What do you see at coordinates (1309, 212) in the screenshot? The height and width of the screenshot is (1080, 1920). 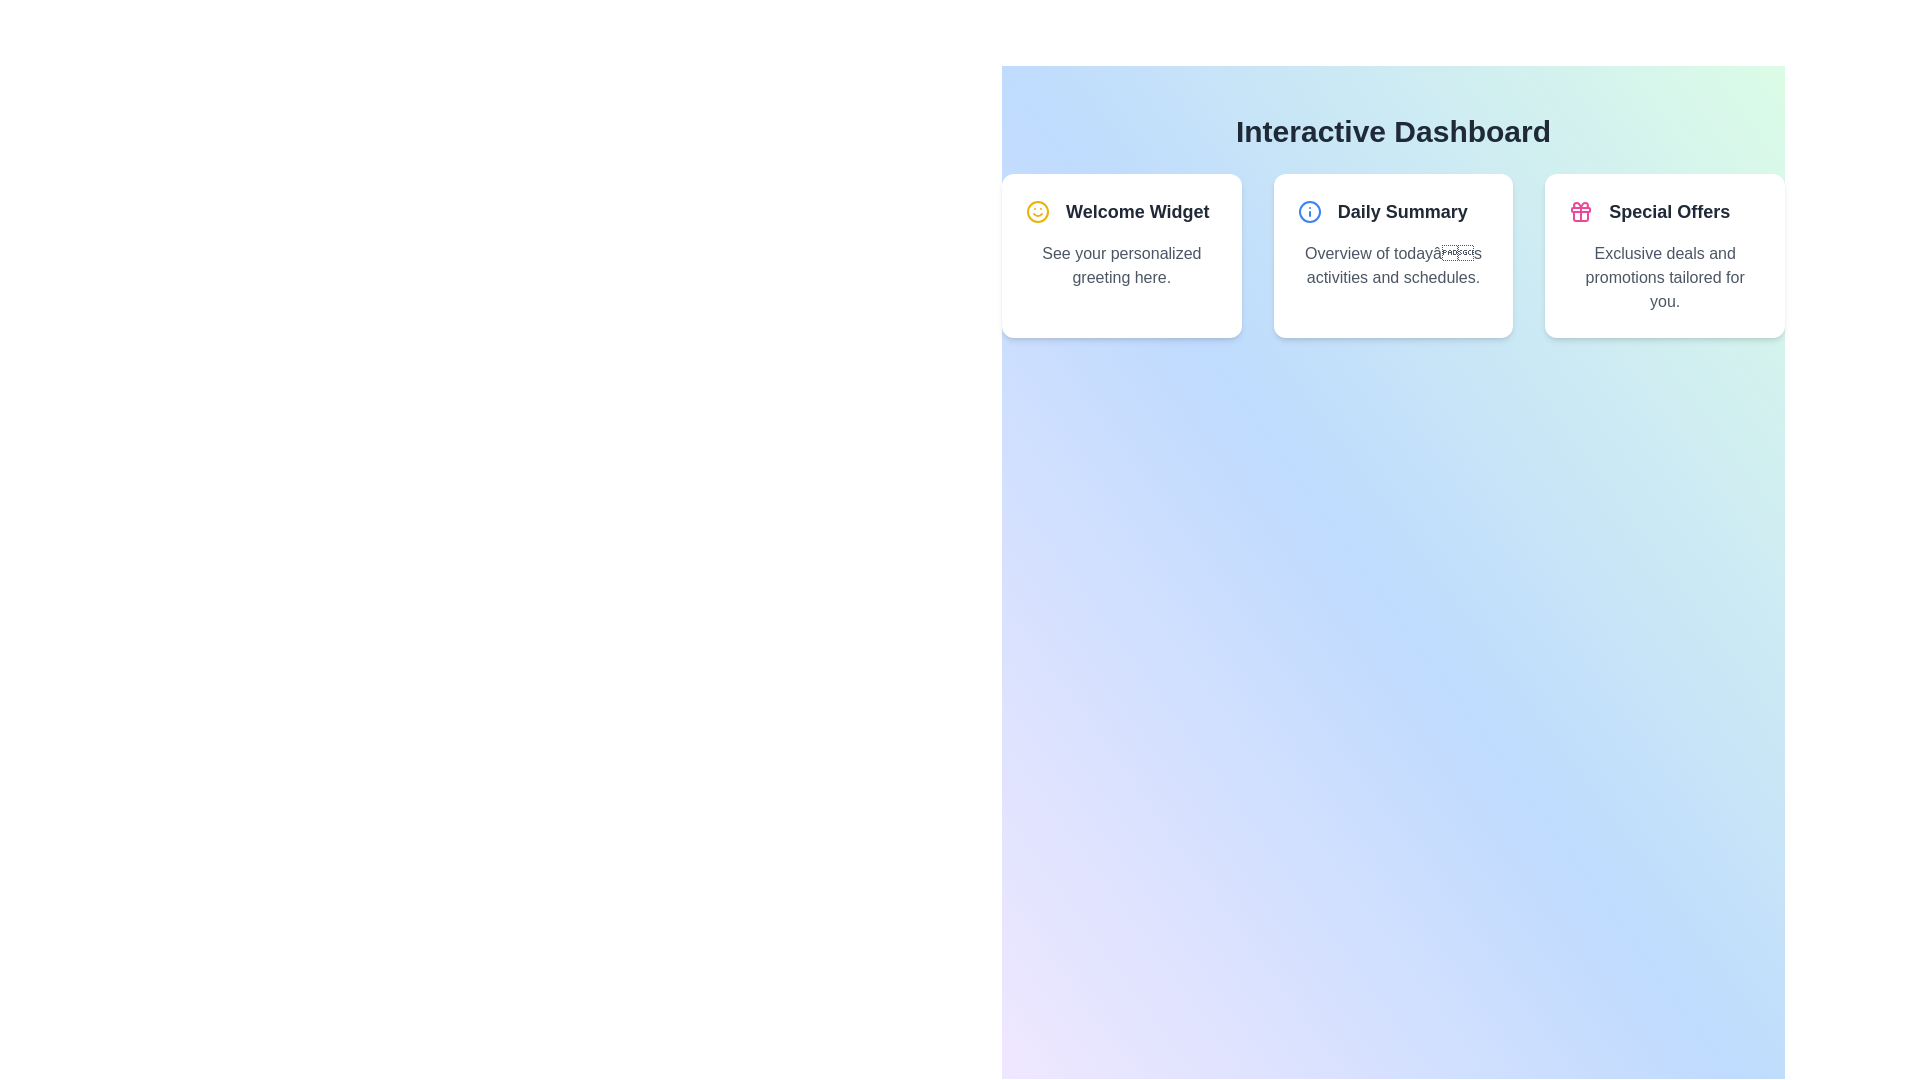 I see `the informational icon located to the left of the 'Daily Summary' text title` at bounding box center [1309, 212].